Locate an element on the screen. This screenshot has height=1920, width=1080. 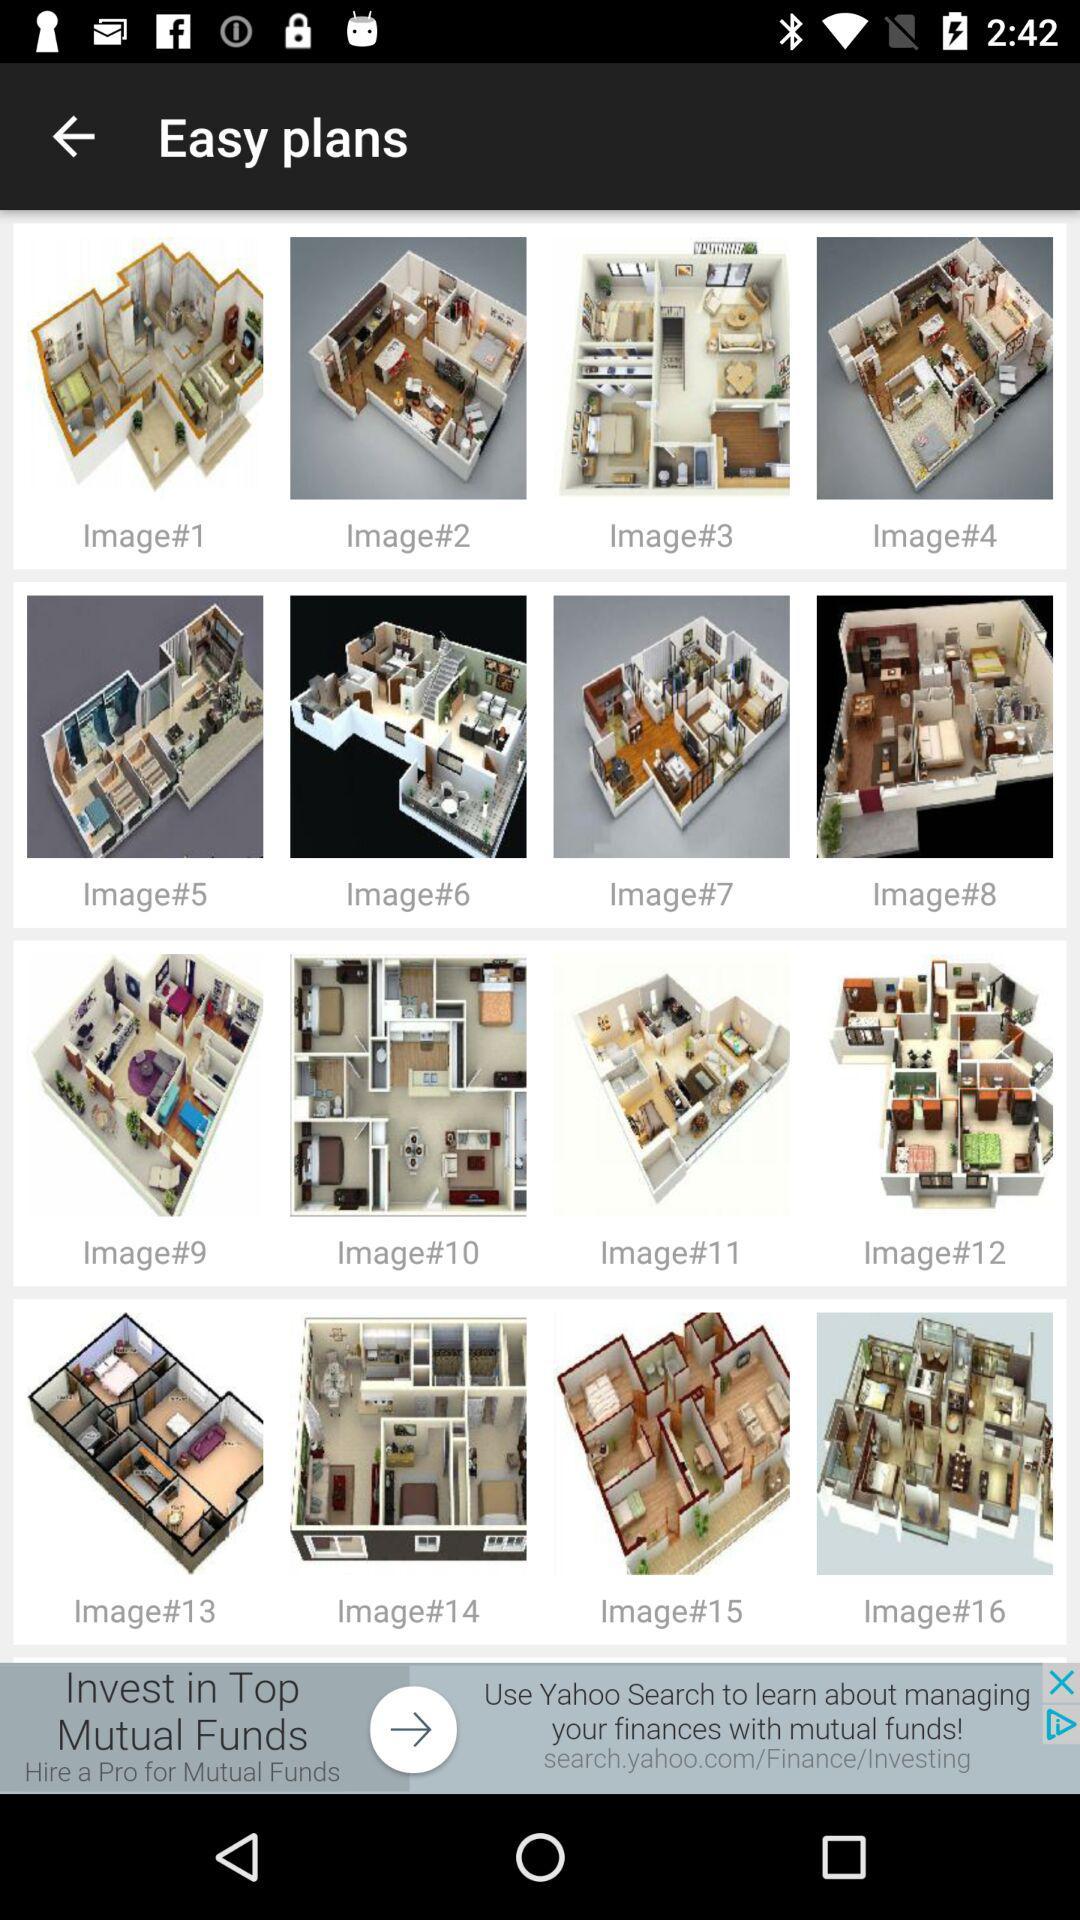
icon below the image#13 icon is located at coordinates (540, 1727).